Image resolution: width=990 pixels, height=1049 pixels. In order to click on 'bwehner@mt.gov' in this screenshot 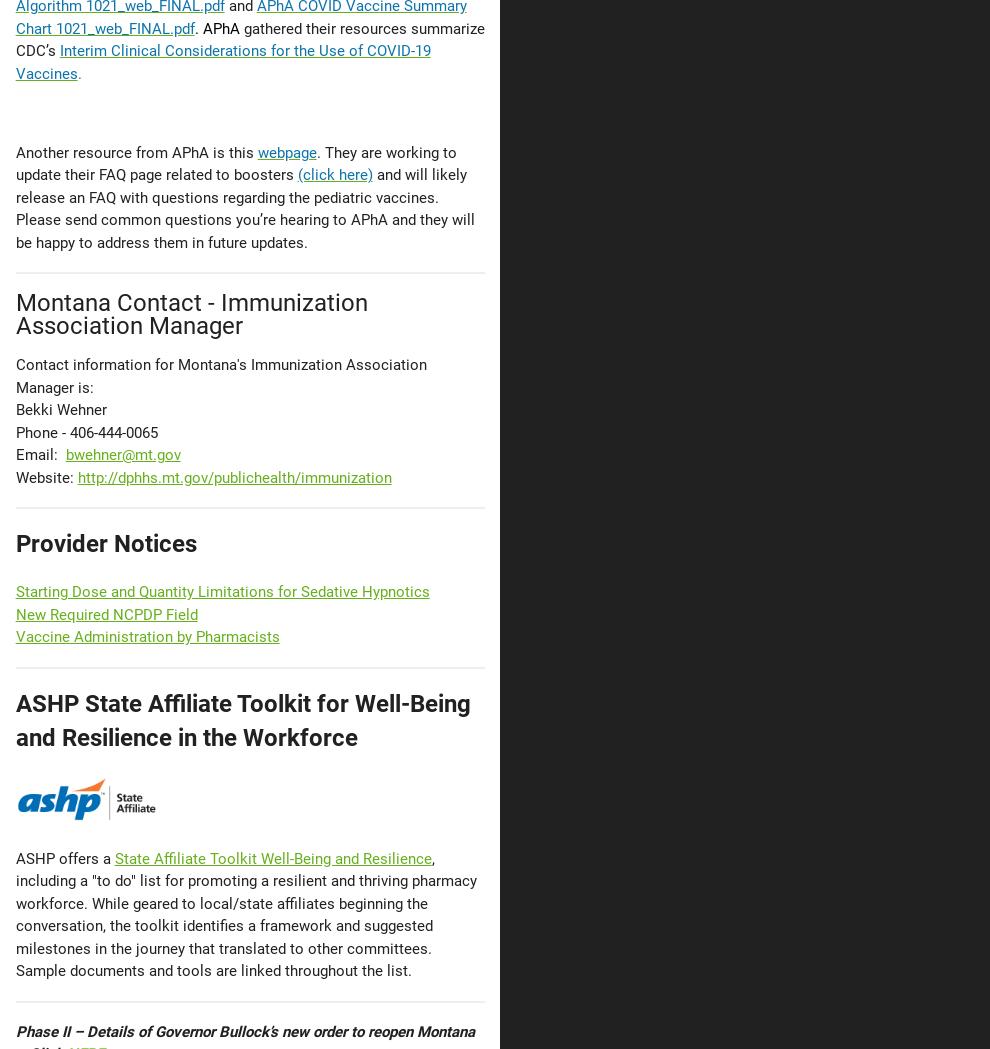, I will do `click(121, 454)`.